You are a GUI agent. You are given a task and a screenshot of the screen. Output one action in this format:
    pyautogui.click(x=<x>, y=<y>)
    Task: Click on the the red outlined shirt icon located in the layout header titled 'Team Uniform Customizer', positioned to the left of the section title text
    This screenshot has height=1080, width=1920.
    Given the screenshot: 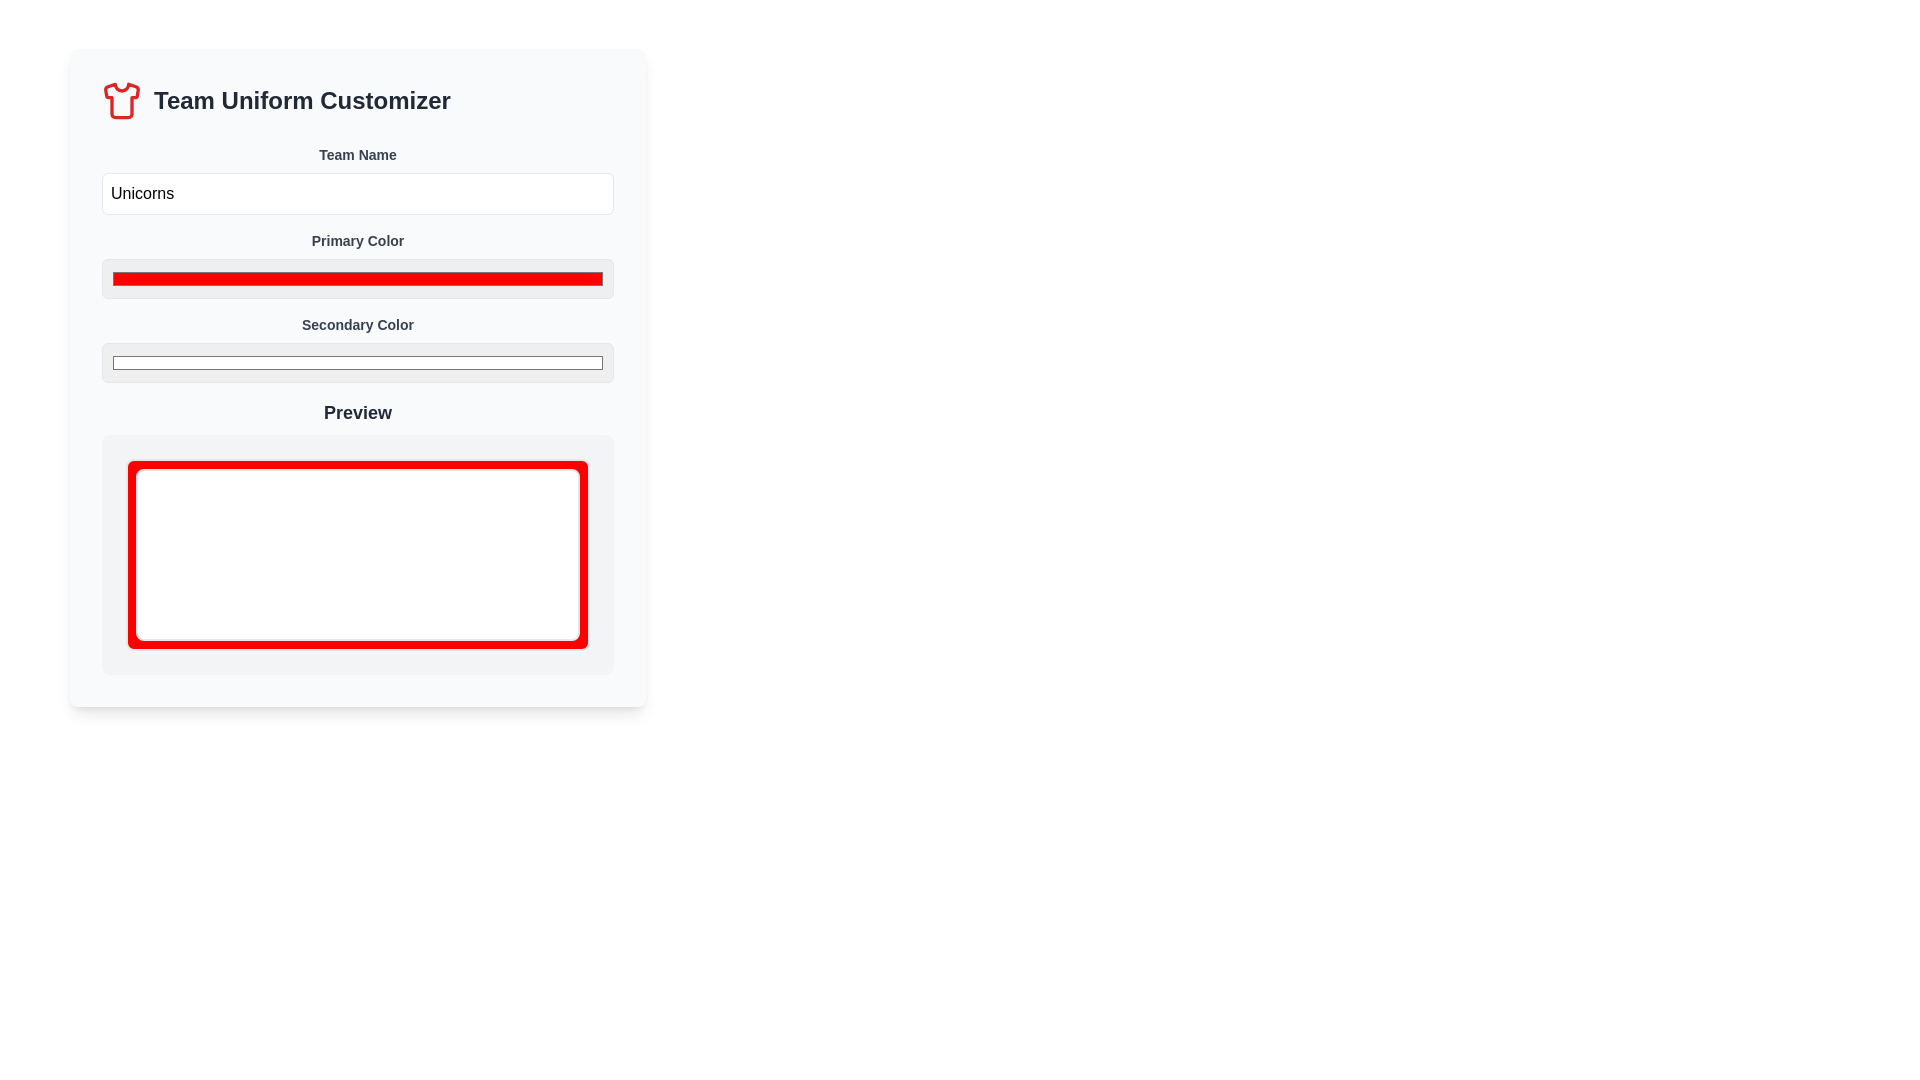 What is the action you would take?
    pyautogui.click(x=120, y=100)
    